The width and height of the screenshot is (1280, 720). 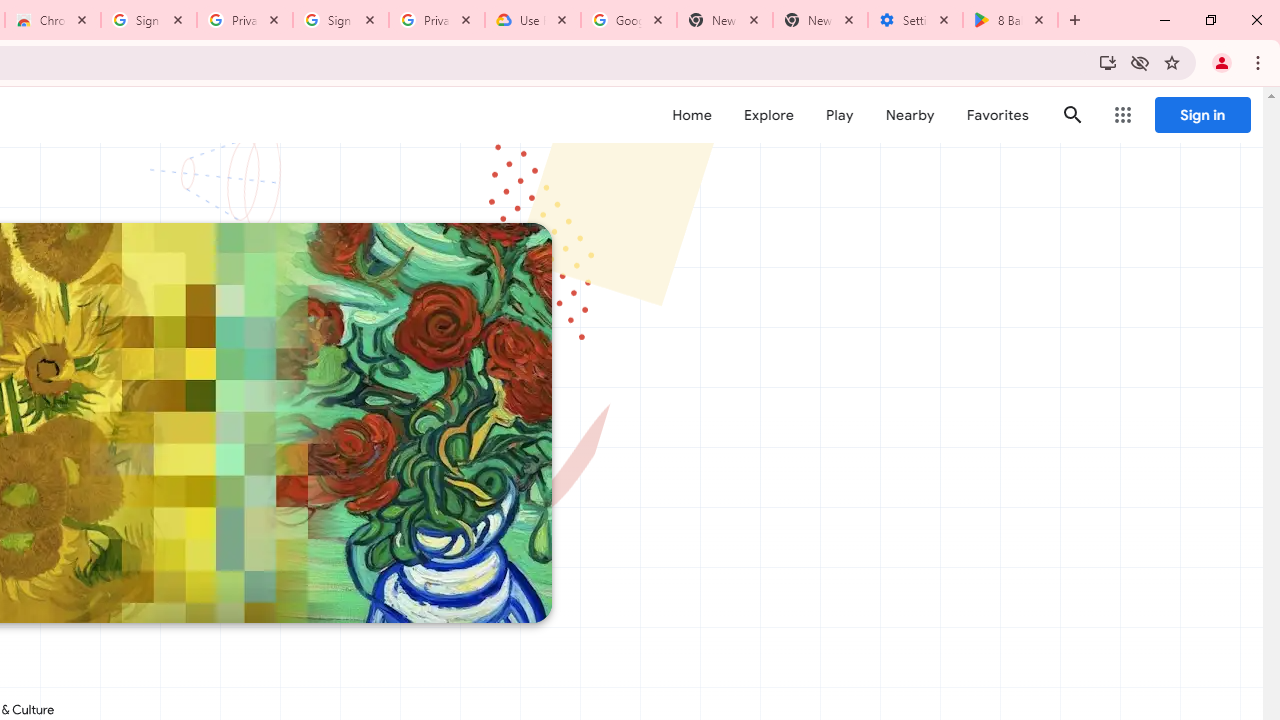 What do you see at coordinates (840, 115) in the screenshot?
I see `'Play'` at bounding box center [840, 115].